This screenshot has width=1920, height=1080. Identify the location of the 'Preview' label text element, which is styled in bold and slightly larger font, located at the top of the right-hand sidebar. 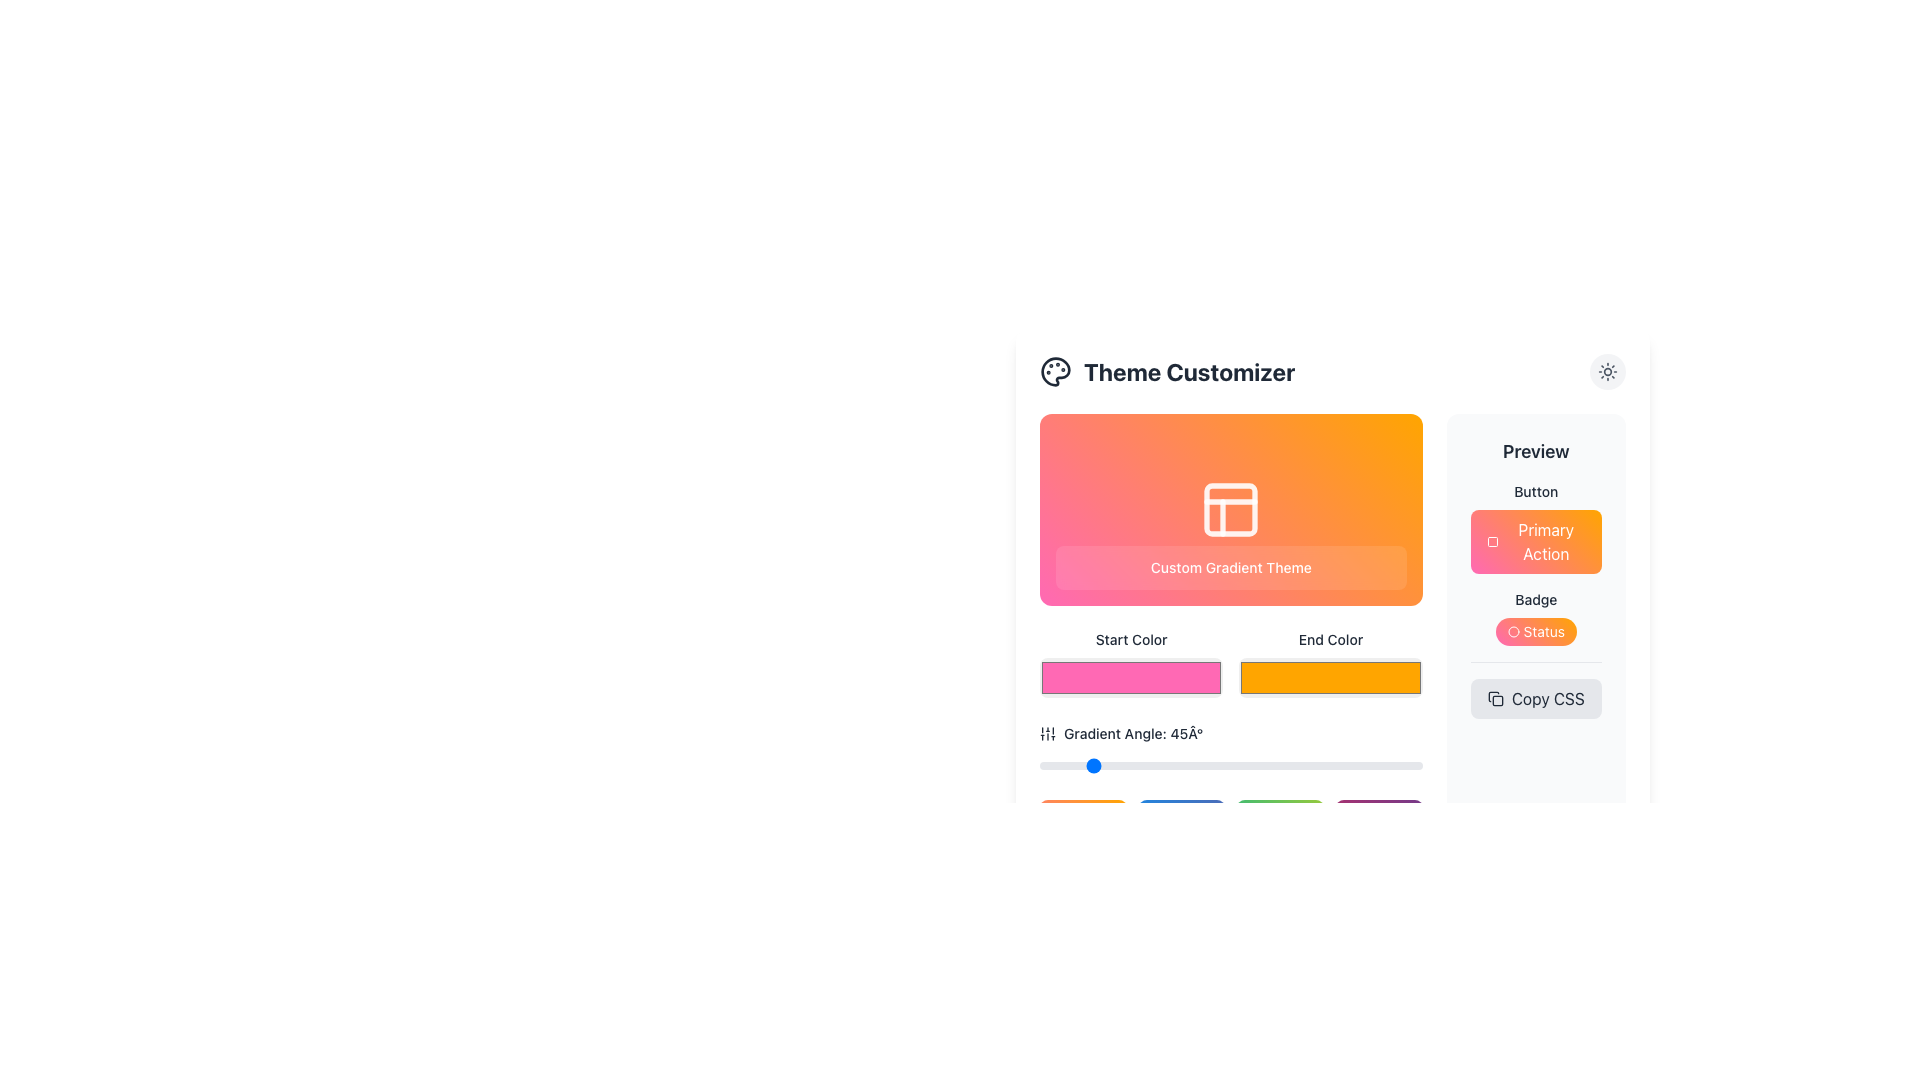
(1535, 451).